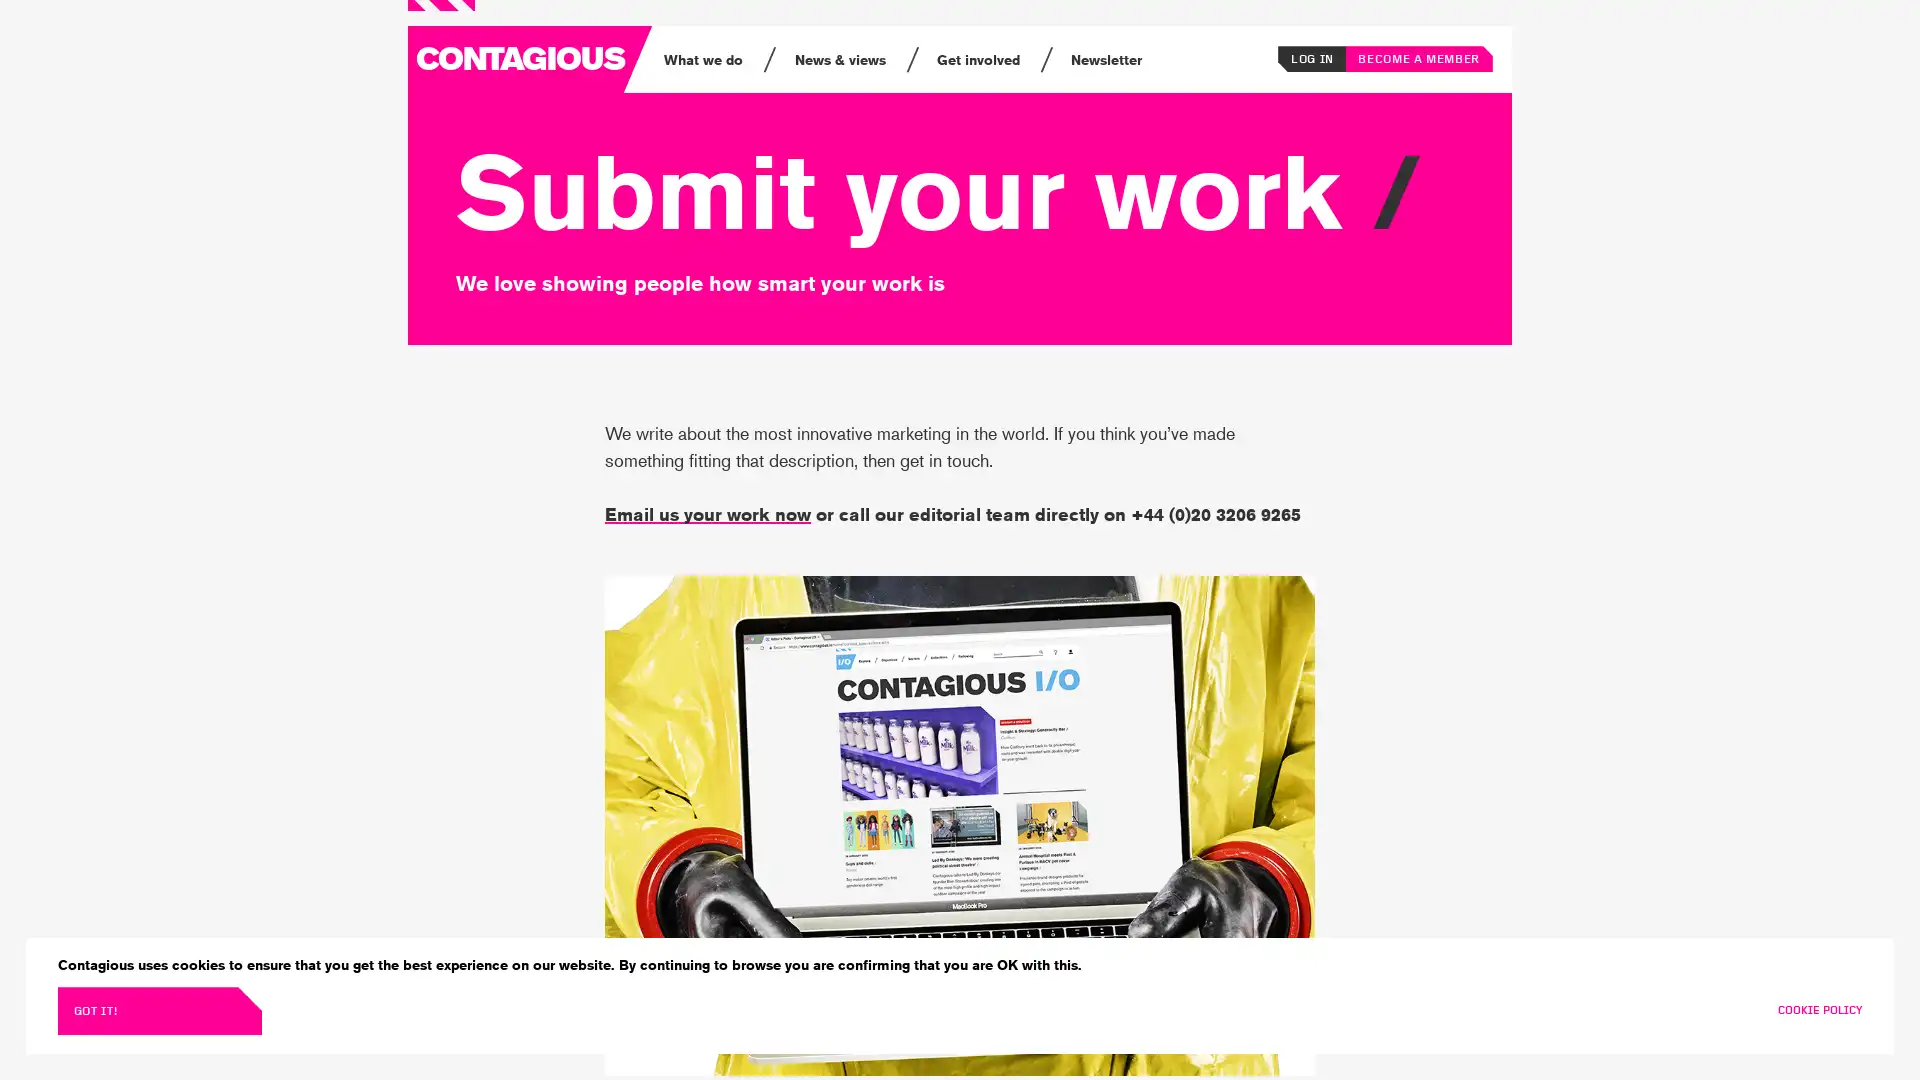  What do you see at coordinates (158, 1010) in the screenshot?
I see `GOT IT!` at bounding box center [158, 1010].